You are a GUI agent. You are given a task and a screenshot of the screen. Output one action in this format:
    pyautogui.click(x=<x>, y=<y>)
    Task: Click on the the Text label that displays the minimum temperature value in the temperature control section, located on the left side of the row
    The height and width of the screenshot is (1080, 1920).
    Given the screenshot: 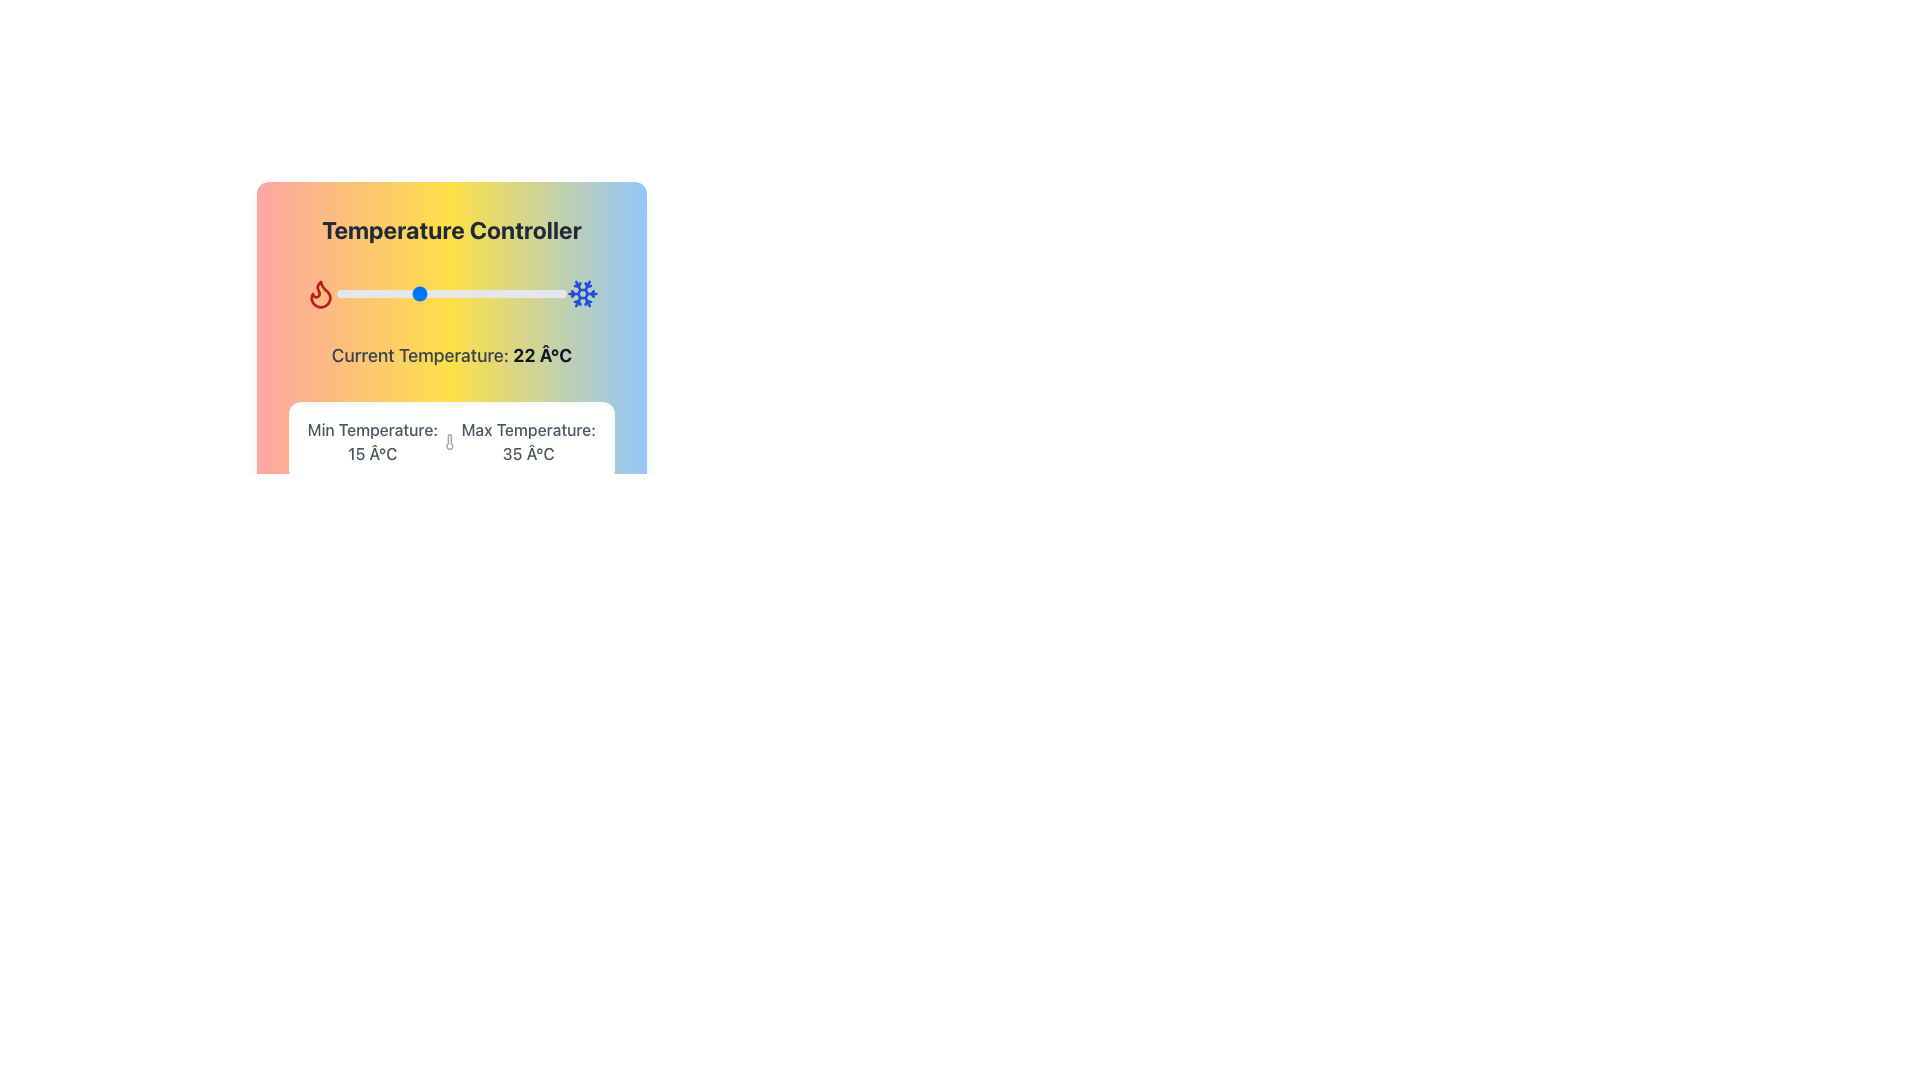 What is the action you would take?
    pyautogui.click(x=372, y=441)
    